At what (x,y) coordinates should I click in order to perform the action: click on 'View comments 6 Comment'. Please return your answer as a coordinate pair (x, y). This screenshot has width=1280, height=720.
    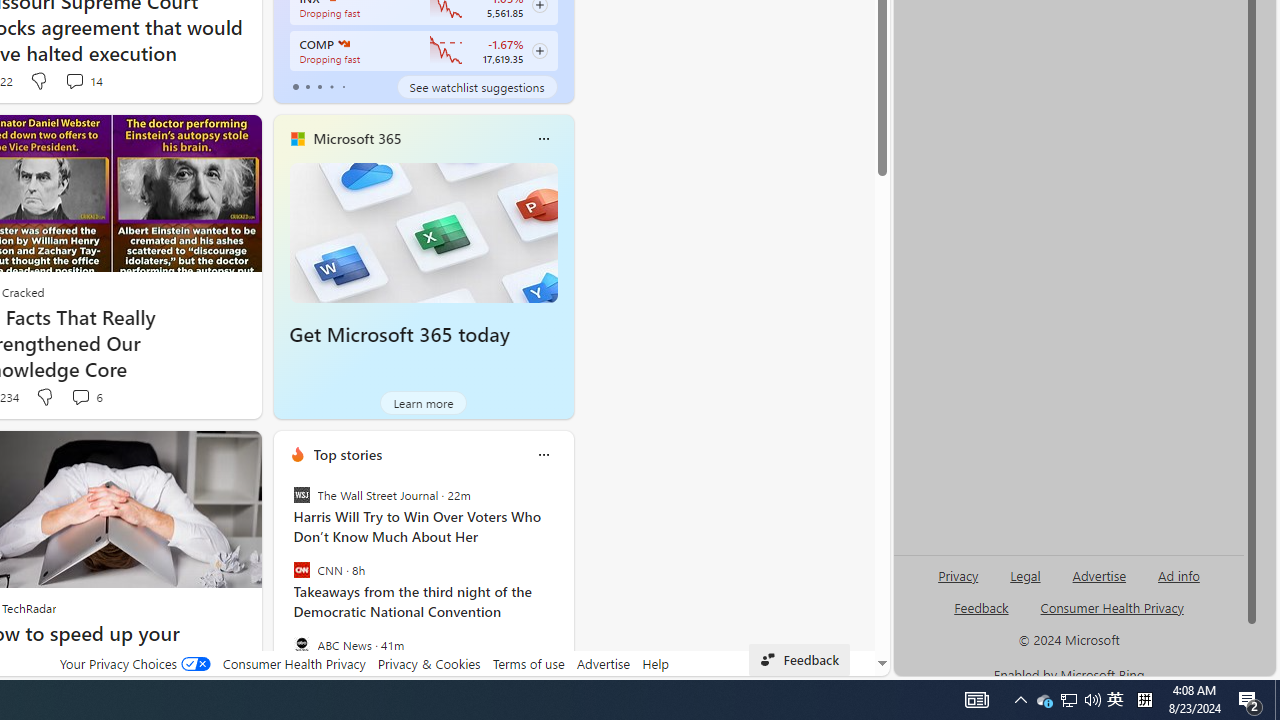
    Looking at the image, I should click on (85, 397).